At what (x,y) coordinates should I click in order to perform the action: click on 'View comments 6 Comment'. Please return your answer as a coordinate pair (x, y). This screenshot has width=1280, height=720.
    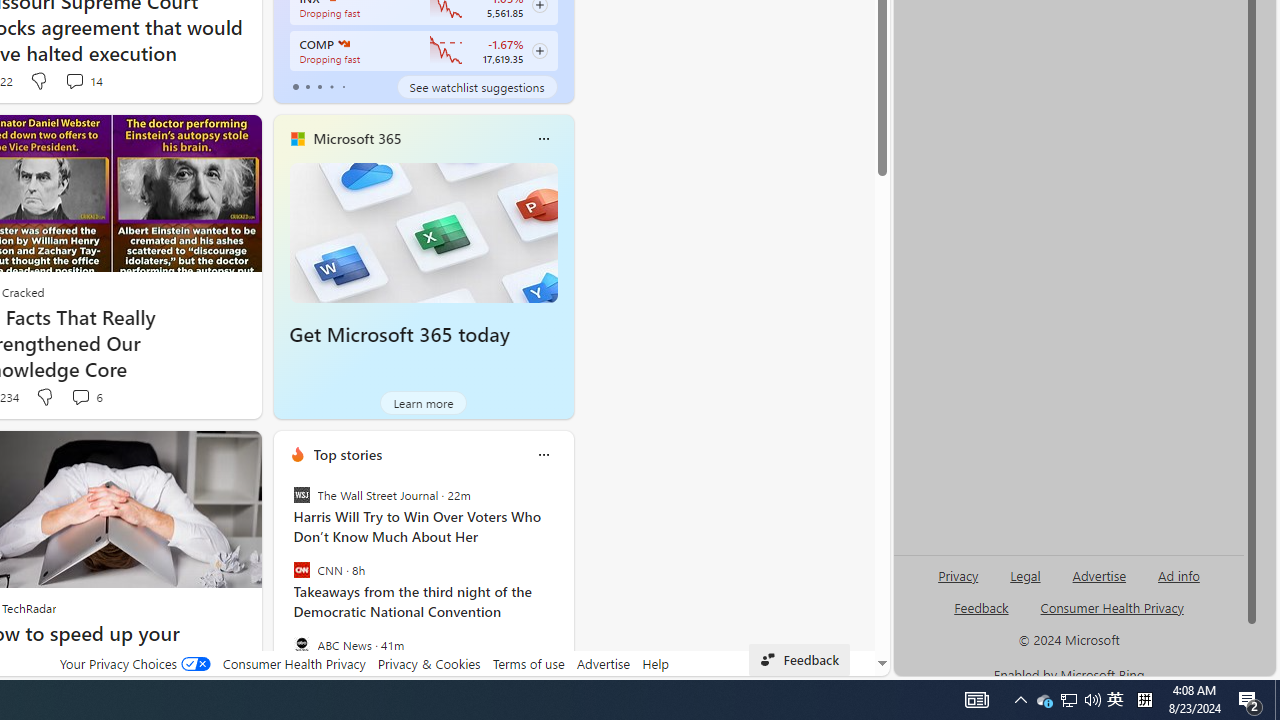
    Looking at the image, I should click on (85, 397).